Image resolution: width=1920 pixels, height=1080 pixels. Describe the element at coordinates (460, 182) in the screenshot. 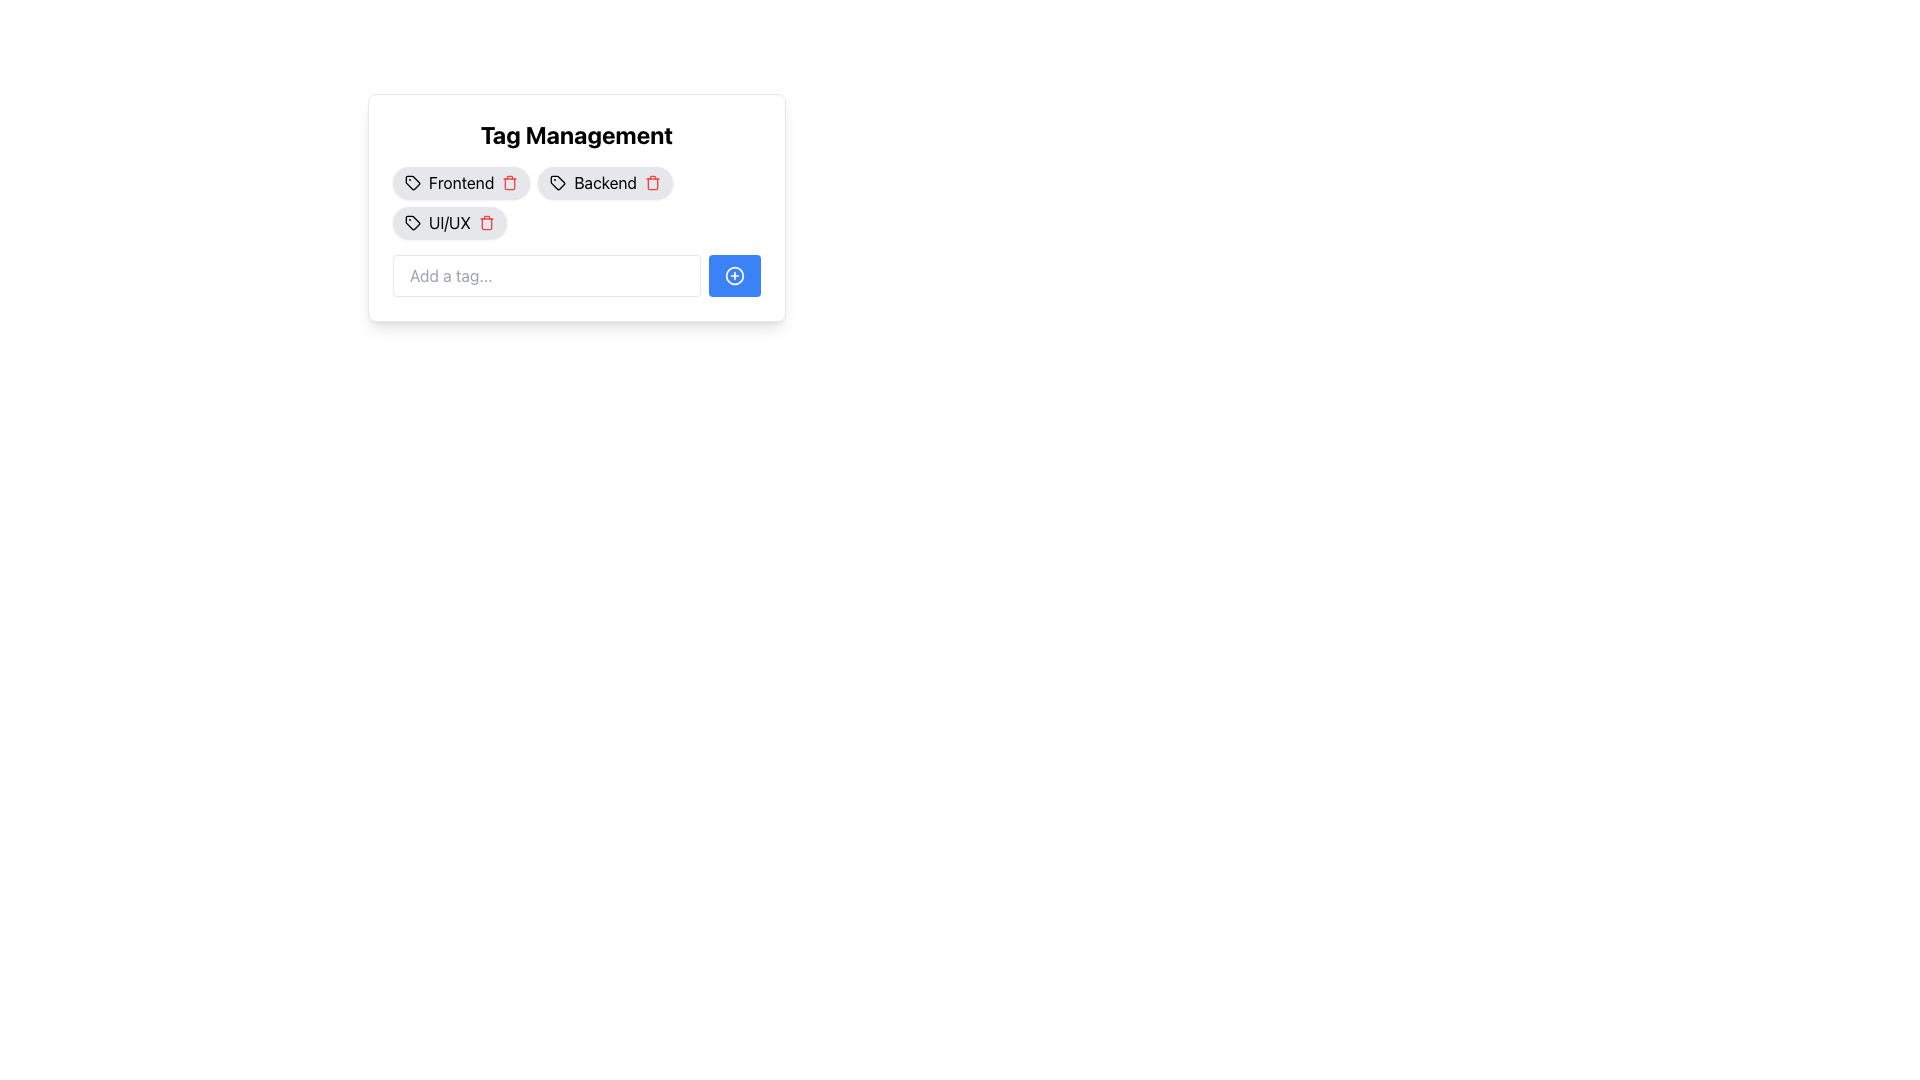

I see `the first tag item representing 'Frontend' in the Tag Management section` at that location.